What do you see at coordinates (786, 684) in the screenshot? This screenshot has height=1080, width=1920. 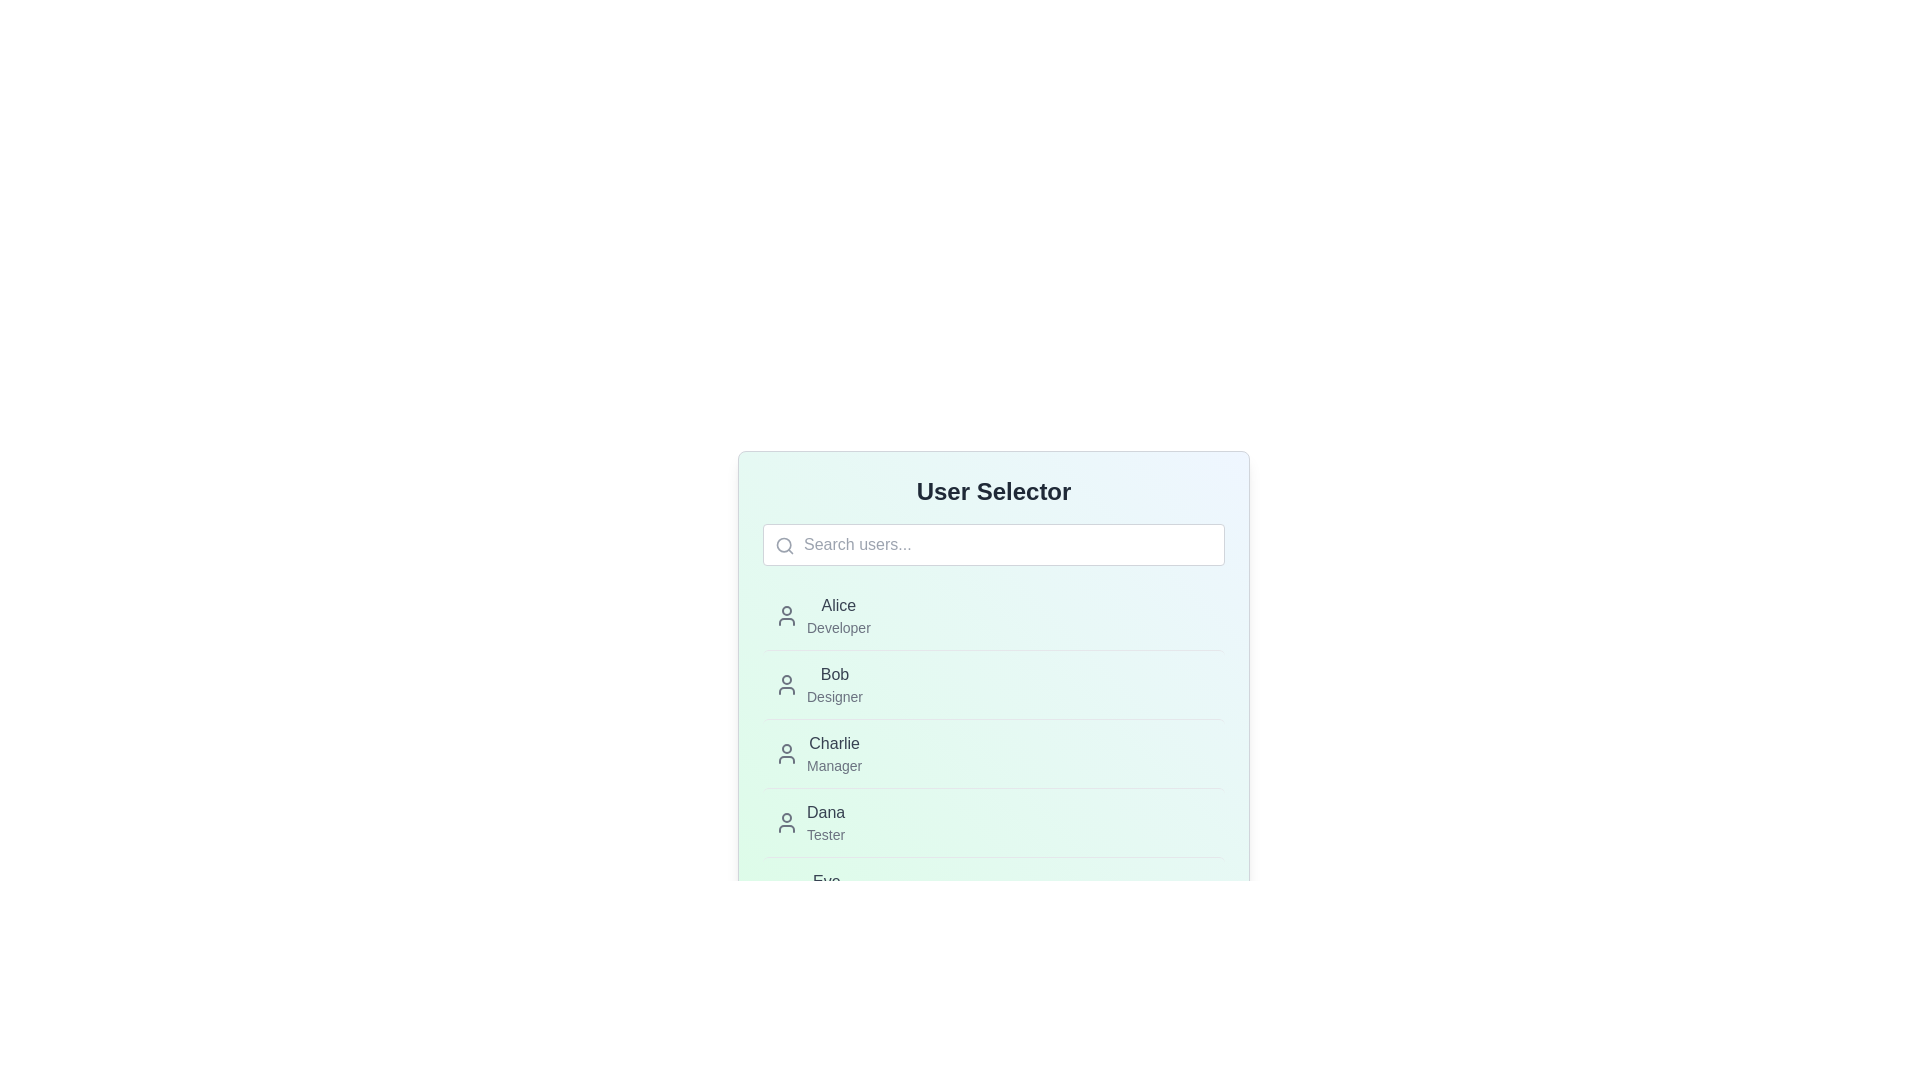 I see `the stylized user profile SVG icon located to the left of the text label 'Bob Designer' in the second row of the user list` at bounding box center [786, 684].